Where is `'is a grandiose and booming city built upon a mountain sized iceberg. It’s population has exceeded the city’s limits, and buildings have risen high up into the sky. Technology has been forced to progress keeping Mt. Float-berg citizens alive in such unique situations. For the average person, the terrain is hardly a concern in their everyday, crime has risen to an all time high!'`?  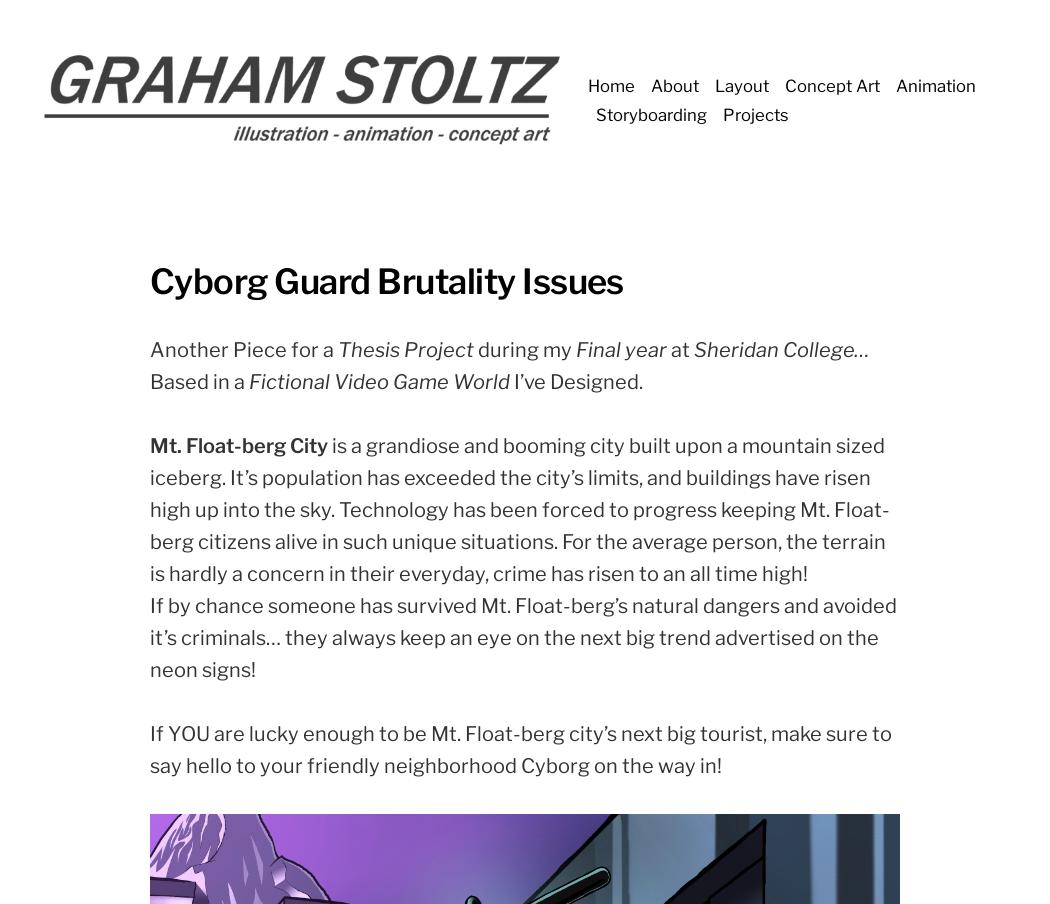 'is a grandiose and booming city built upon a mountain sized iceberg. It’s population has exceeded the city’s limits, and buildings have risen high up into the sky. Technology has been forced to progress keeping Mt. Float-berg citizens alive in such unique situations. For the average person, the terrain is hardly a concern in their everyday, crime has risen to an all time high!' is located at coordinates (150, 508).